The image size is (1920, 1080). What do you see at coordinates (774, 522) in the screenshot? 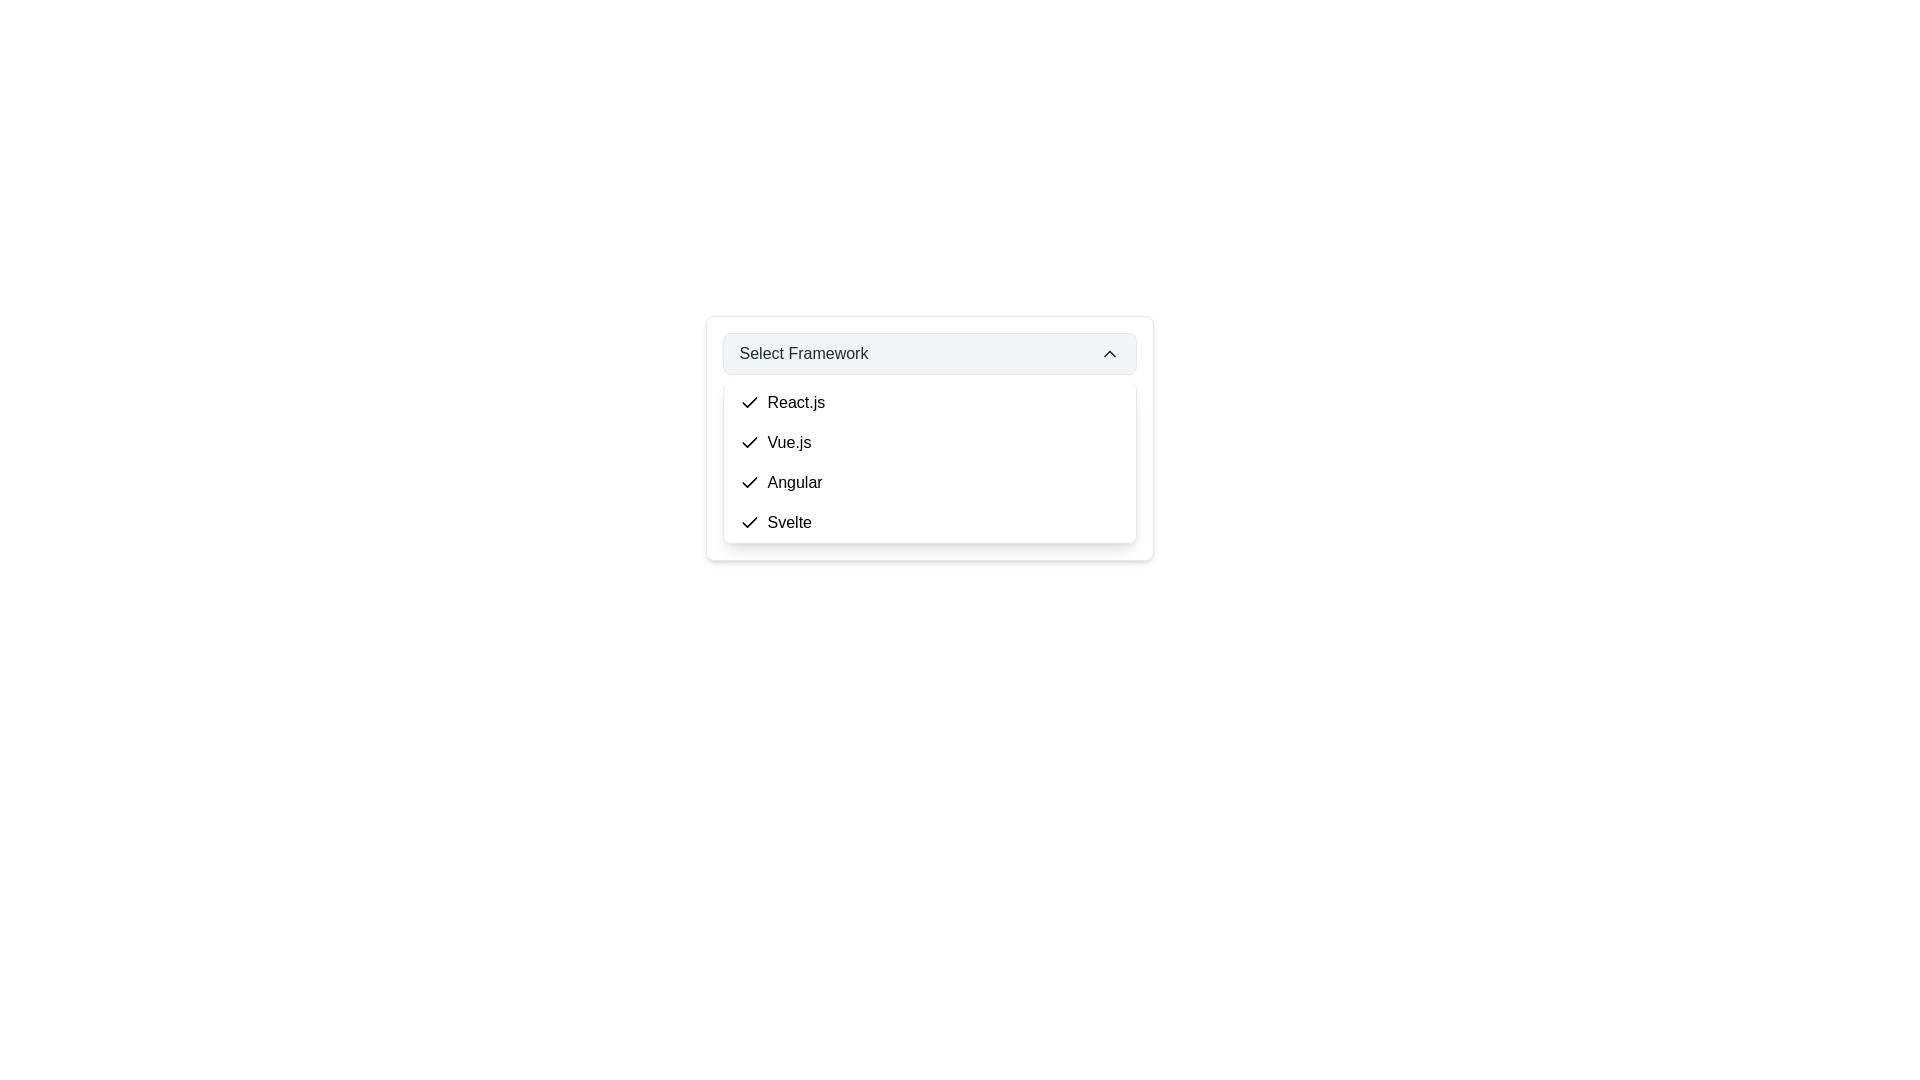
I see `the 'Svelte' option in the dropdown menu titled 'Select Framework' to modify the selection, as indicated by its accompanying checkmark icon` at bounding box center [774, 522].